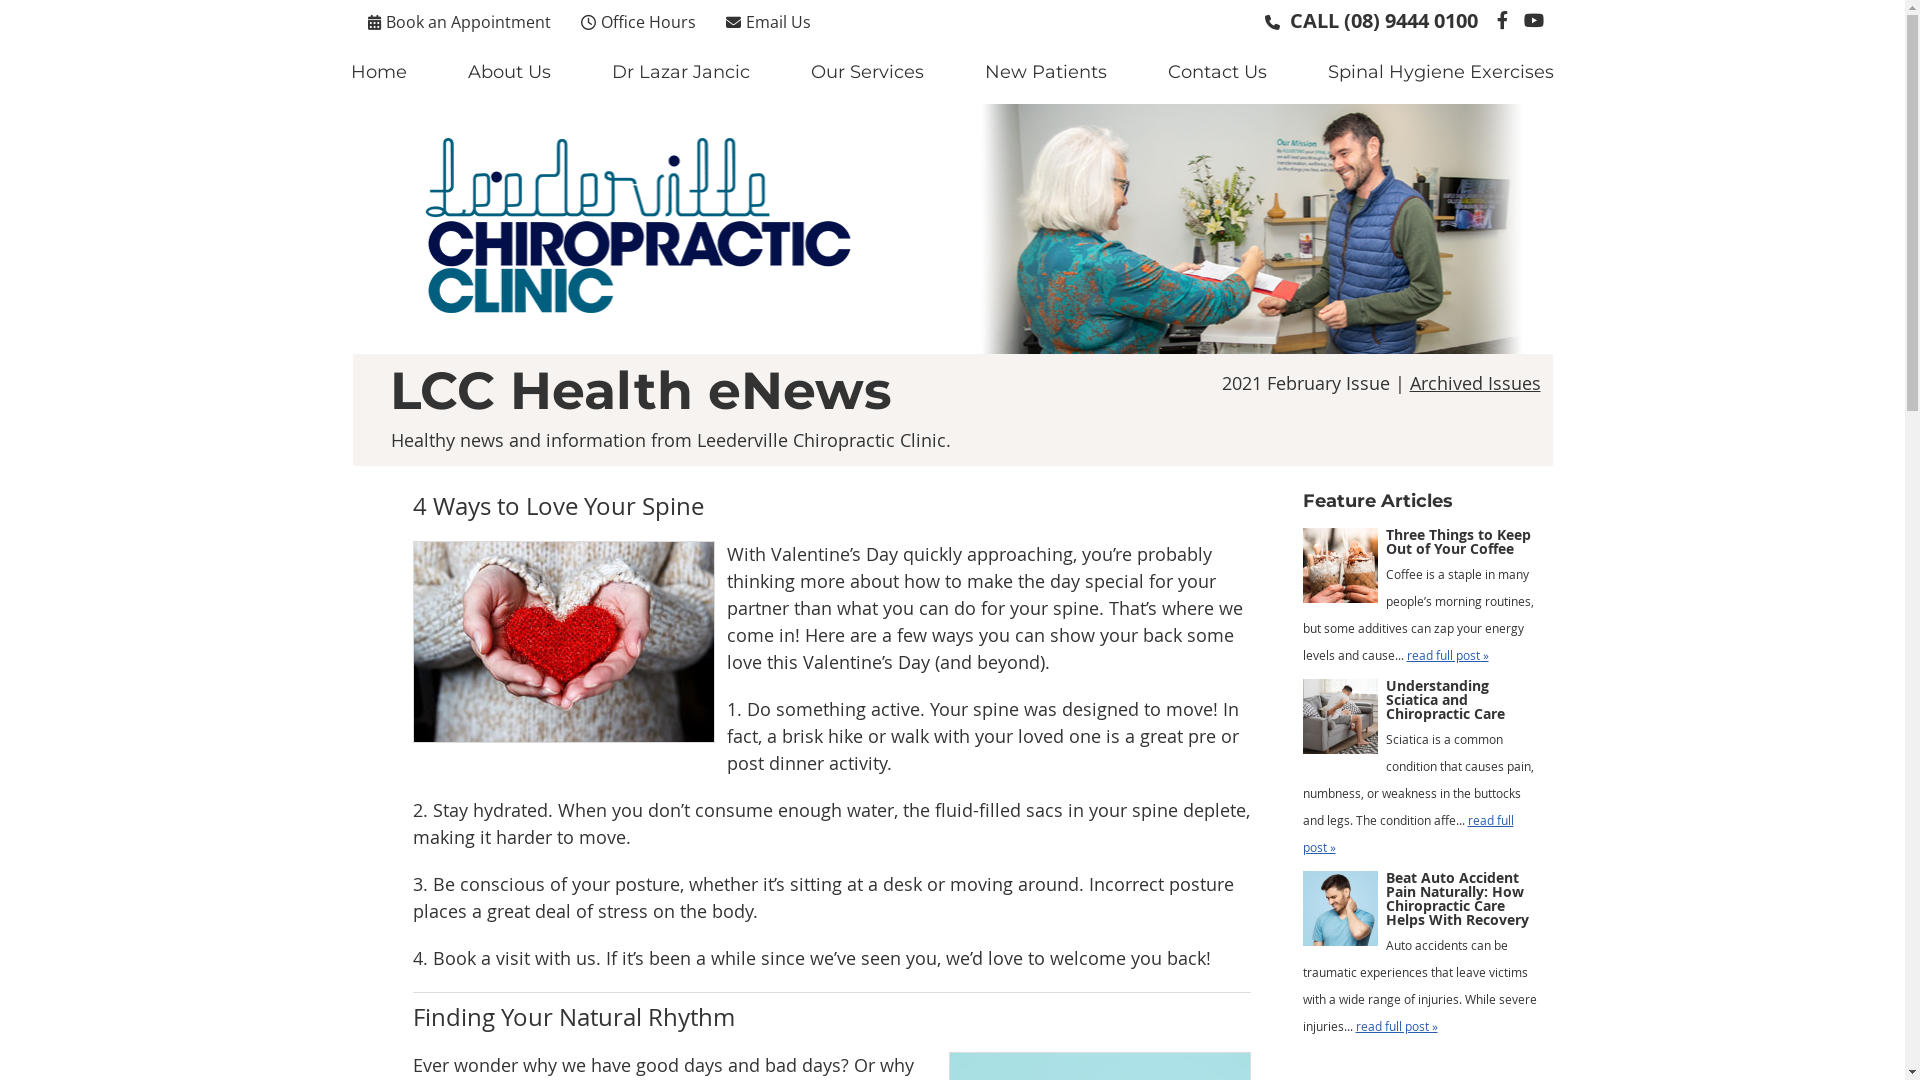 This screenshot has height=1080, width=1920. What do you see at coordinates (1339, 721) in the screenshot?
I see `'Understanding Sciatica and Chiropractic Care'` at bounding box center [1339, 721].